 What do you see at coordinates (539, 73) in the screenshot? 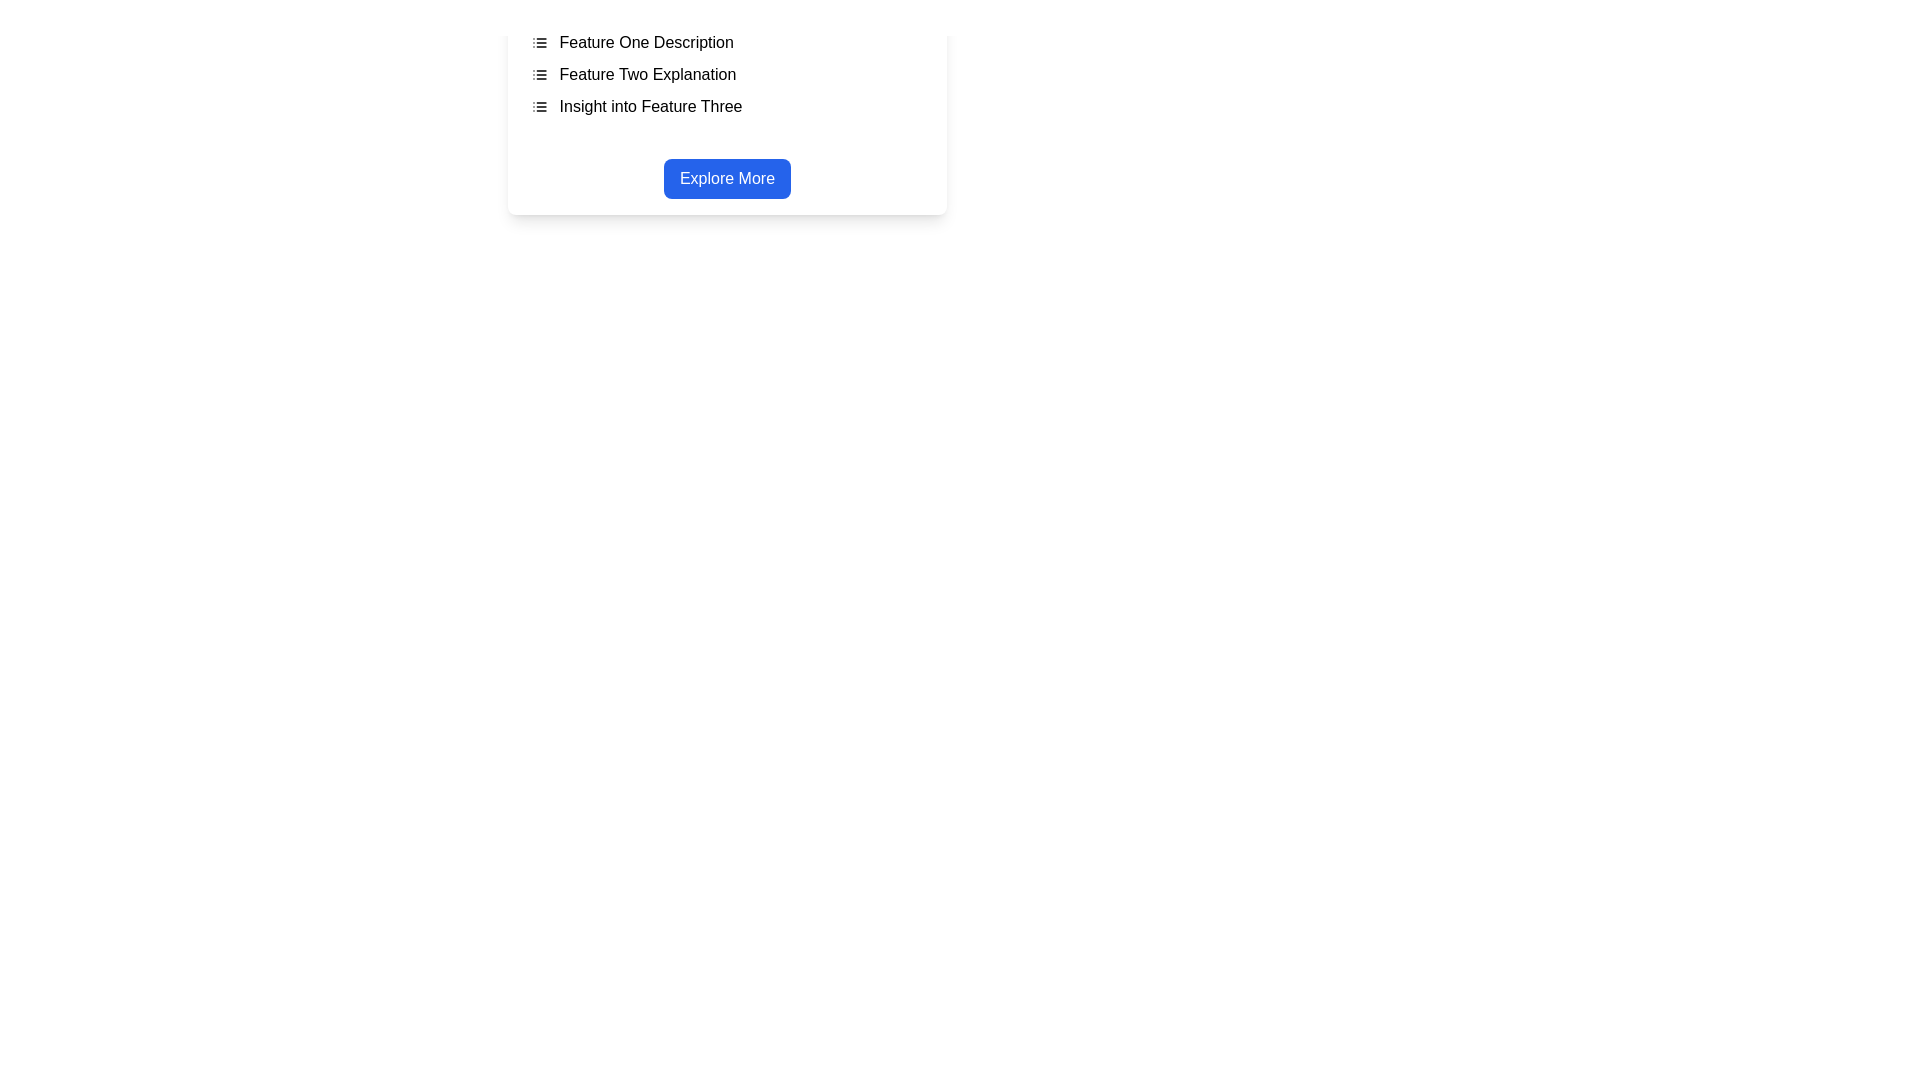
I see `the list icon component, which features three horizontal lines stacked vertically and is located to the left of the text labeled 'Feature Two Explanation.'` at bounding box center [539, 73].